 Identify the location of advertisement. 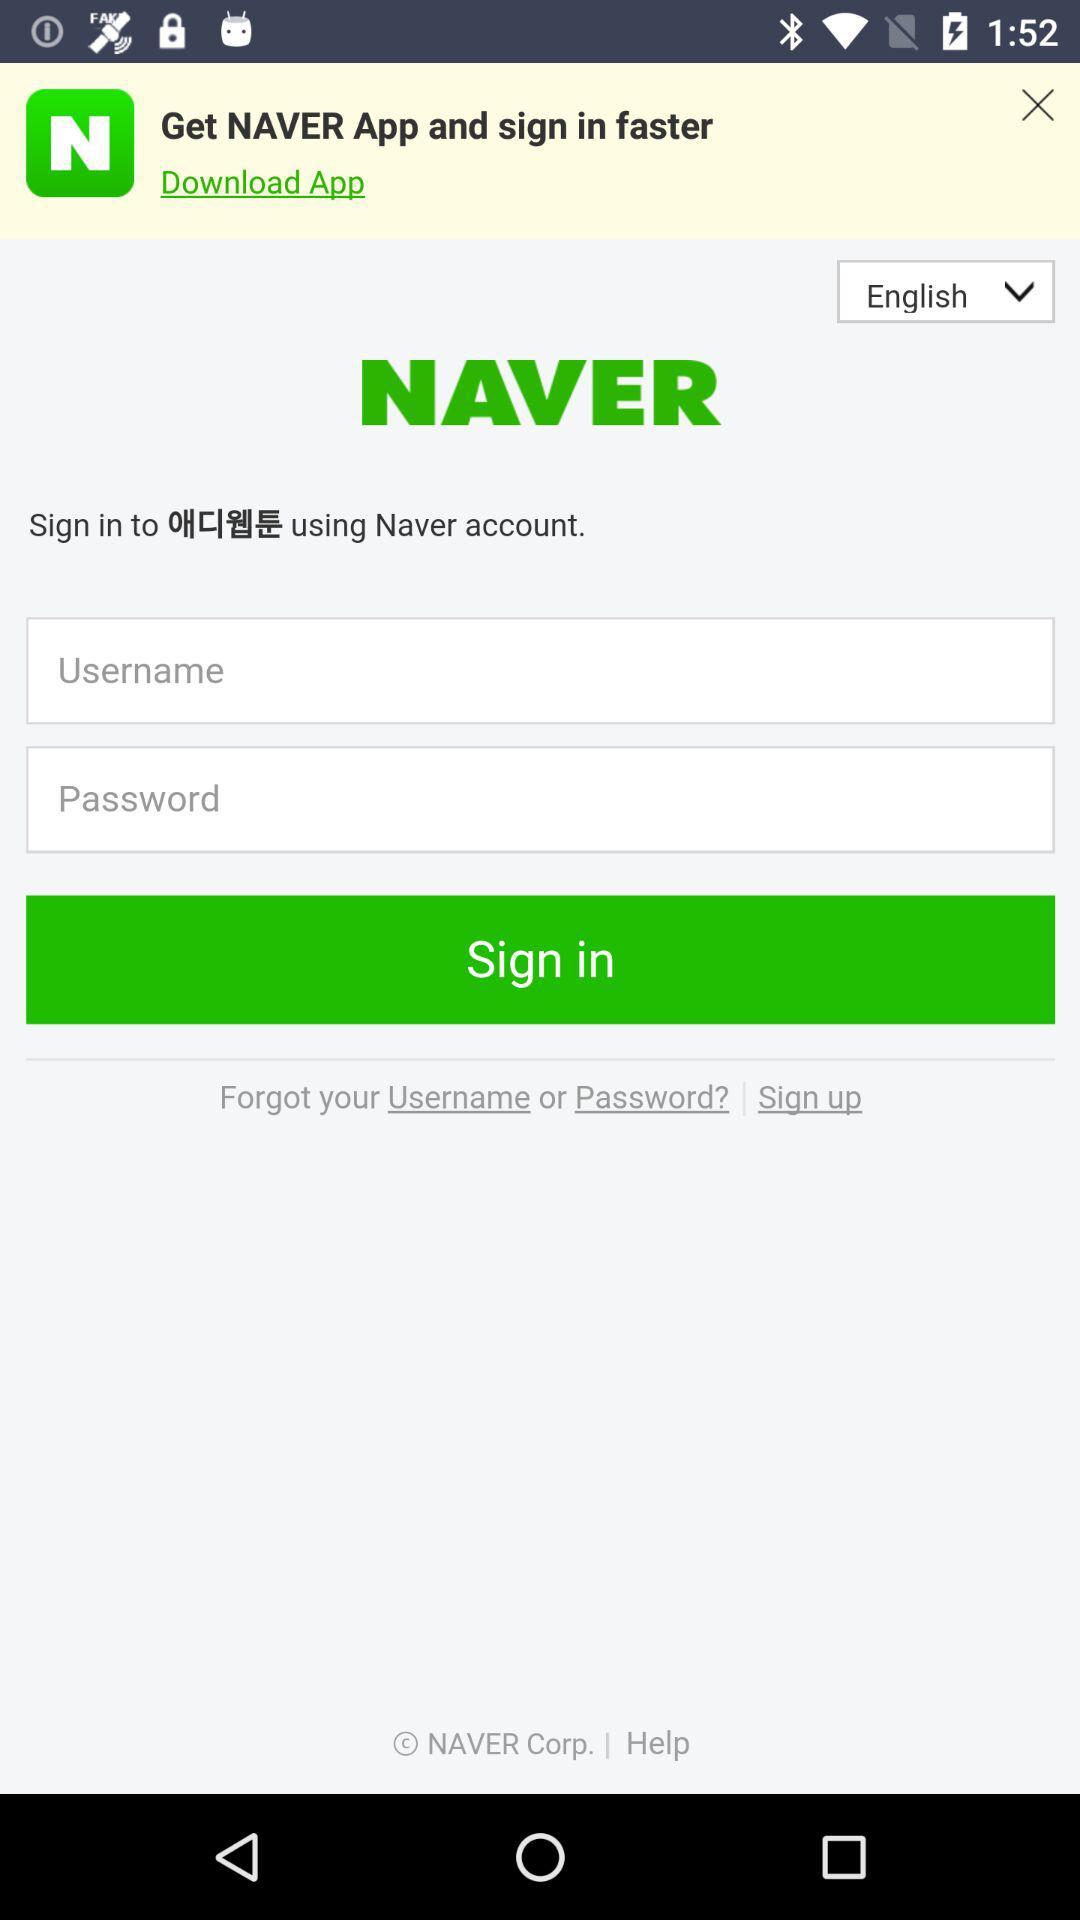
(66, 142).